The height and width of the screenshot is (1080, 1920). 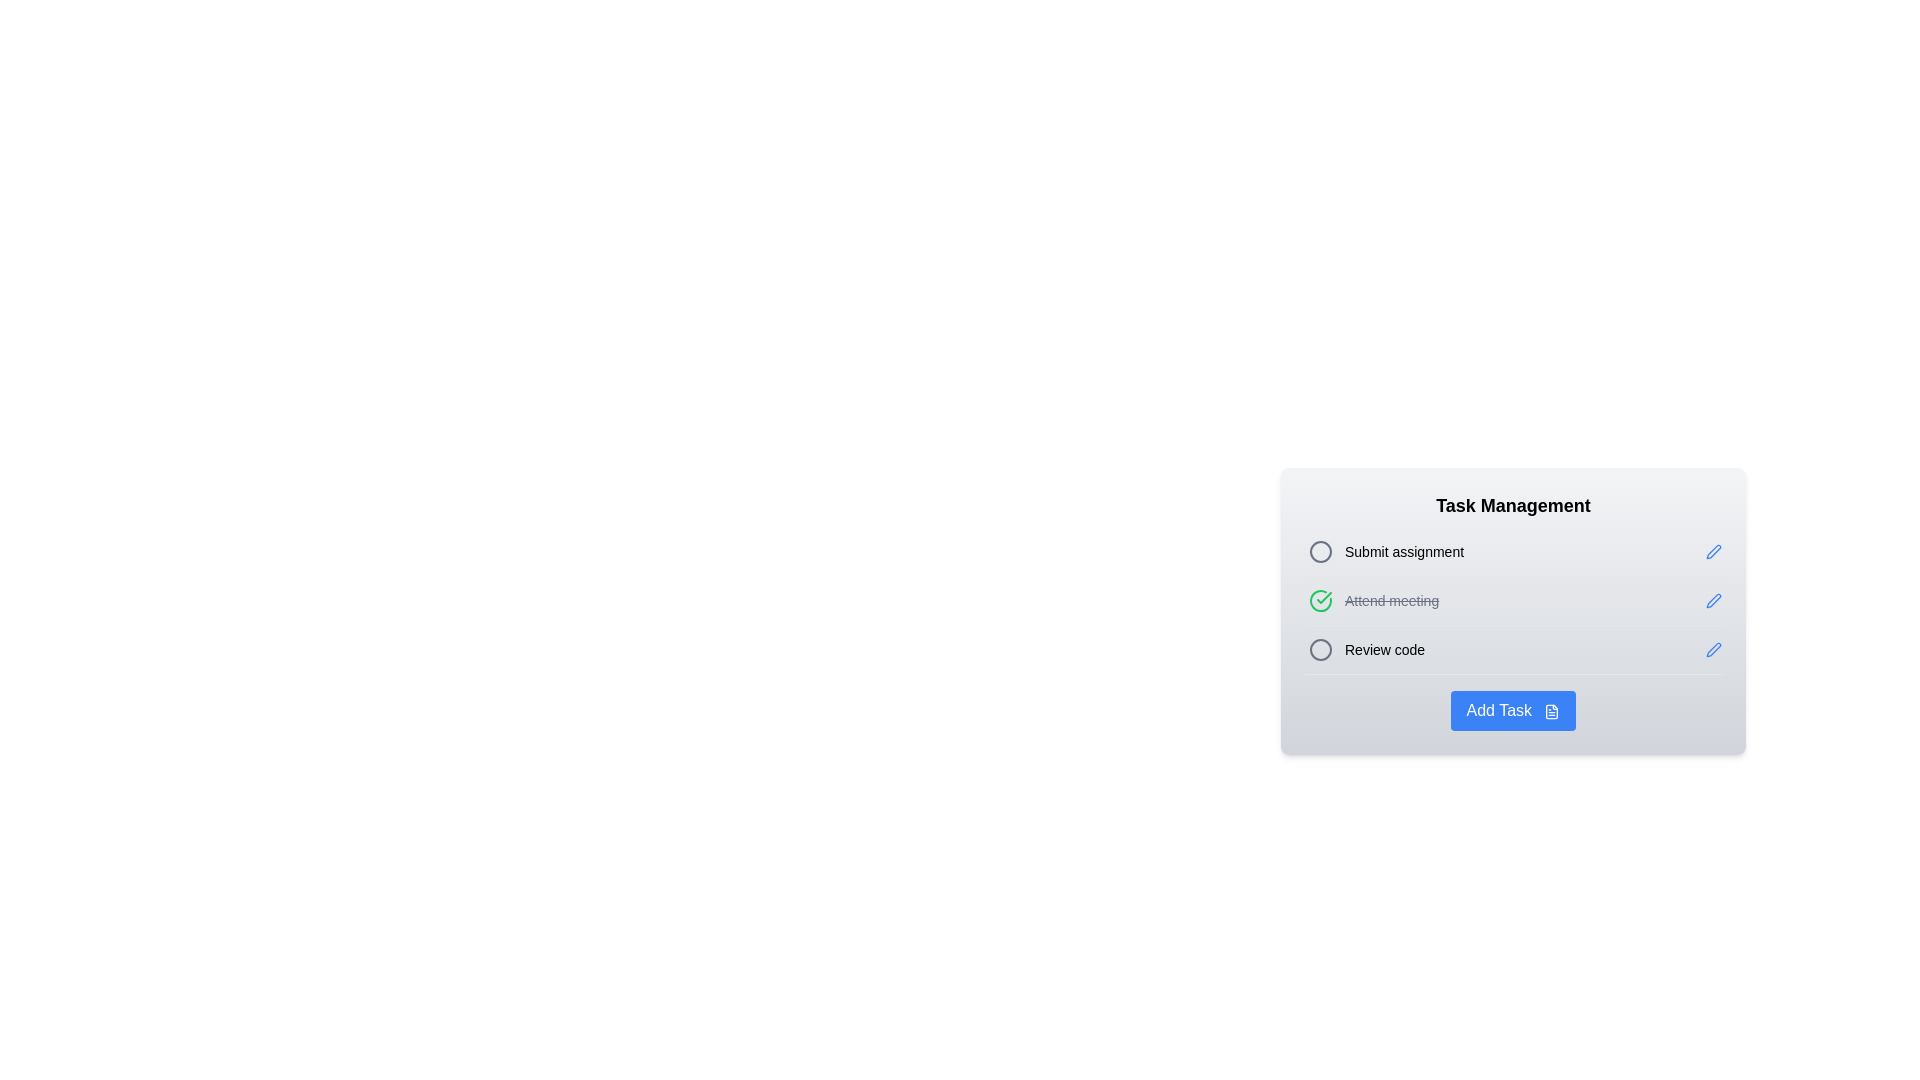 What do you see at coordinates (1320, 650) in the screenshot?
I see `the circular icon, which is an unselected checkbox located to the left of the 'Review code' label` at bounding box center [1320, 650].